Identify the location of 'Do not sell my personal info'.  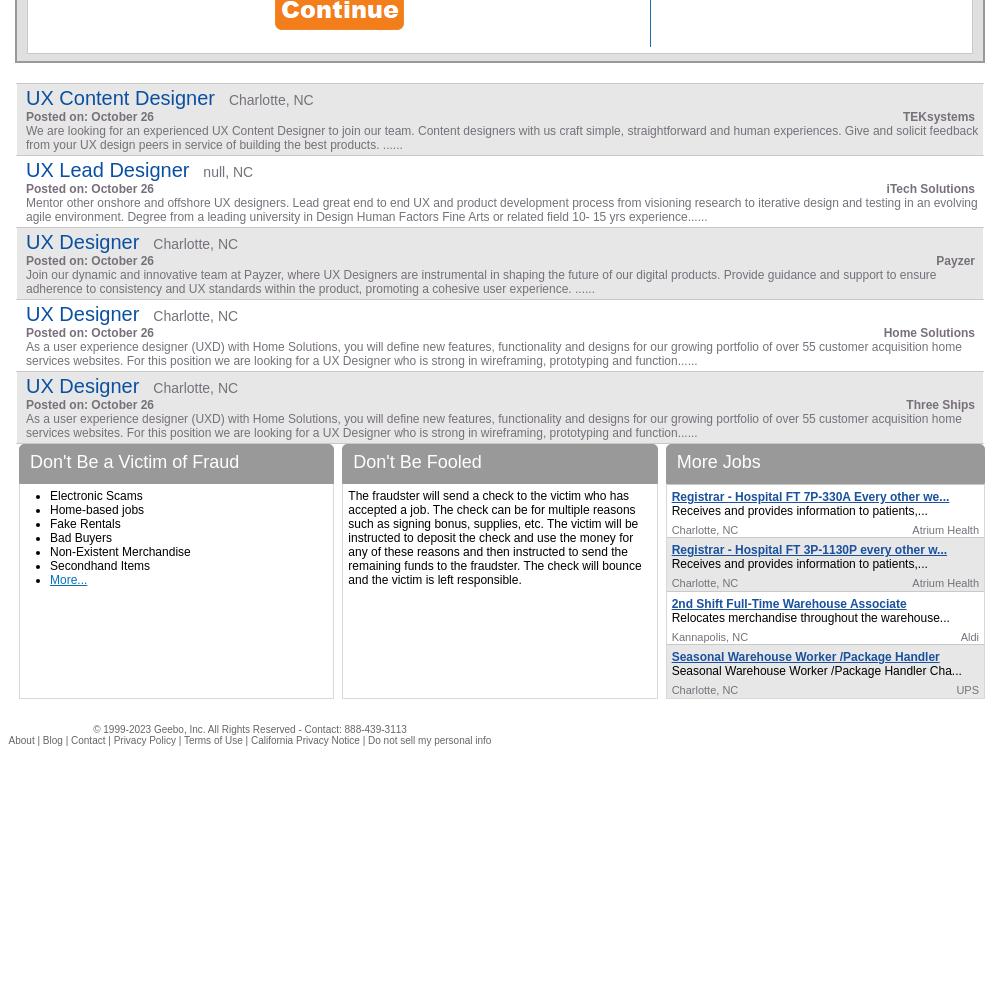
(429, 739).